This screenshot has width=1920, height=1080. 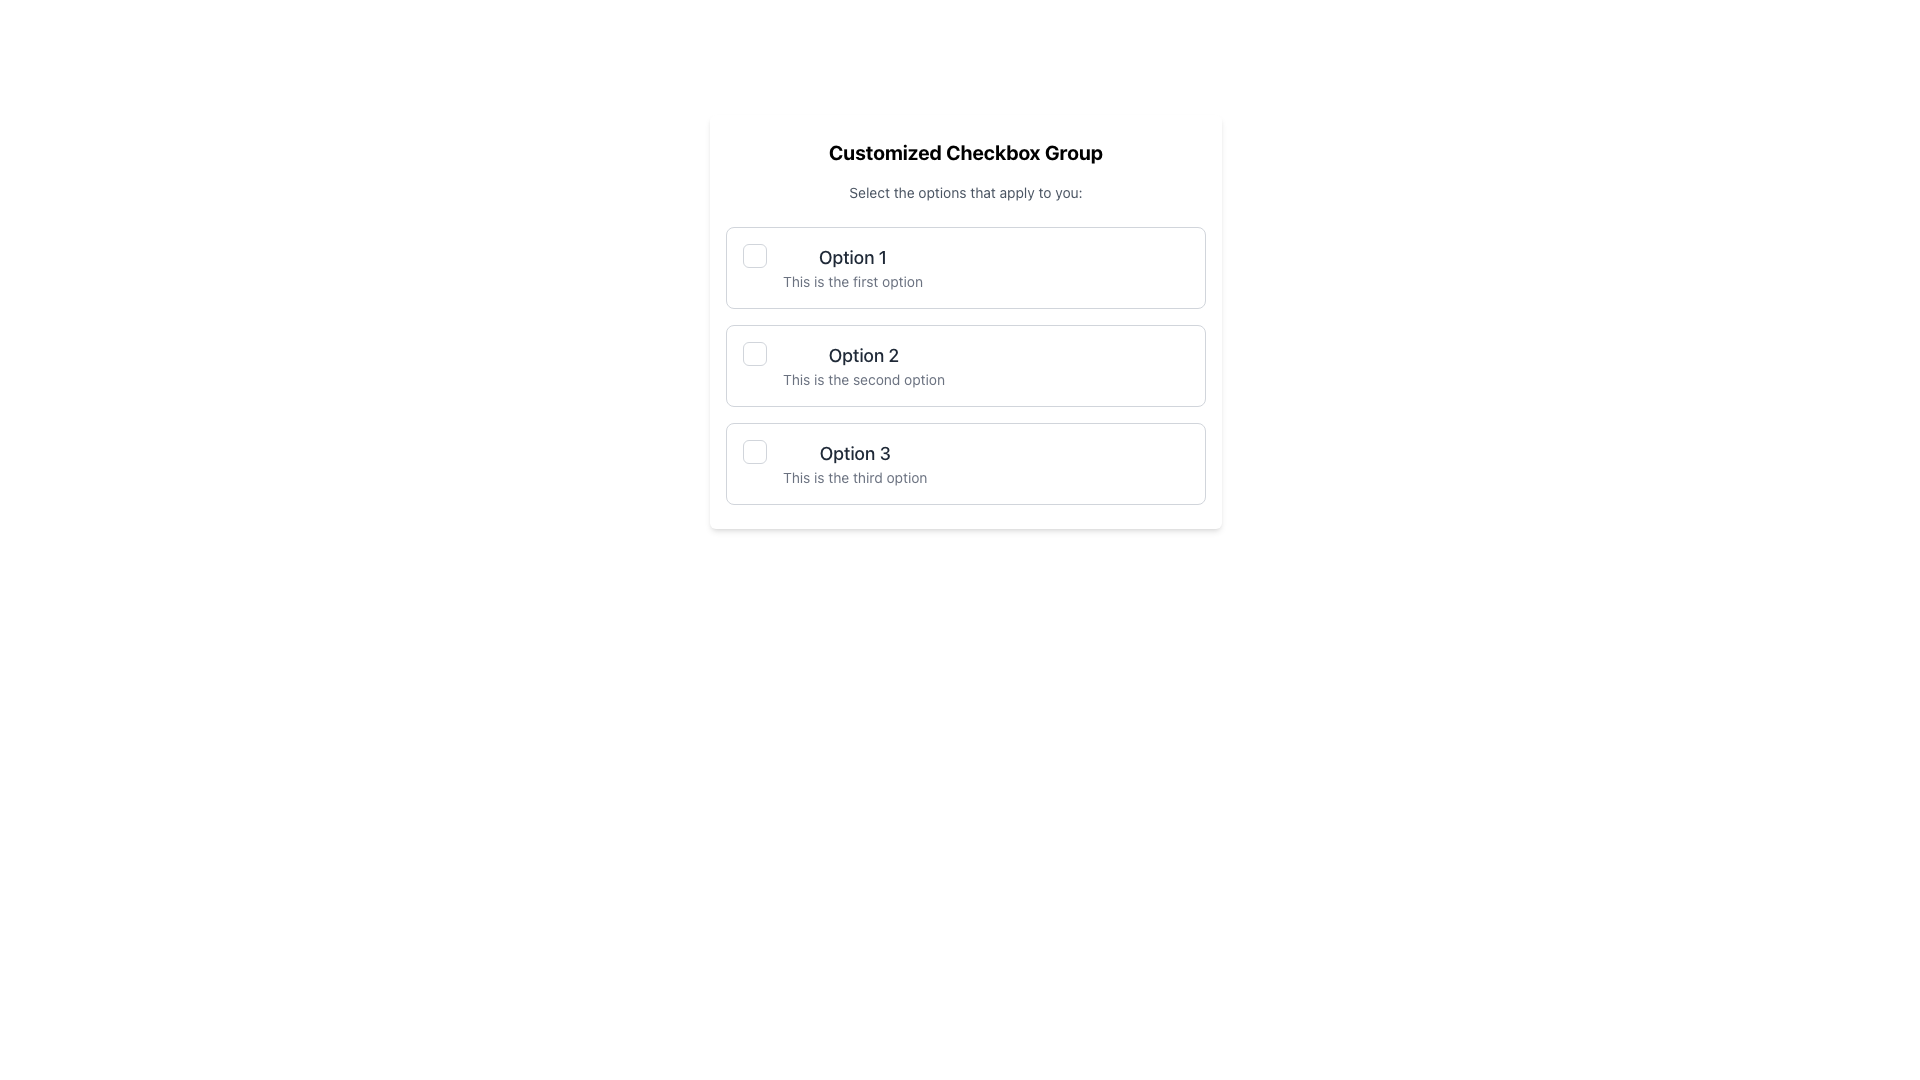 What do you see at coordinates (853, 257) in the screenshot?
I see `the 'Option 1' text label, which is styled as a bold, larger font dark gray label located in the 'Customized Checkbox Group' above the checkbox` at bounding box center [853, 257].